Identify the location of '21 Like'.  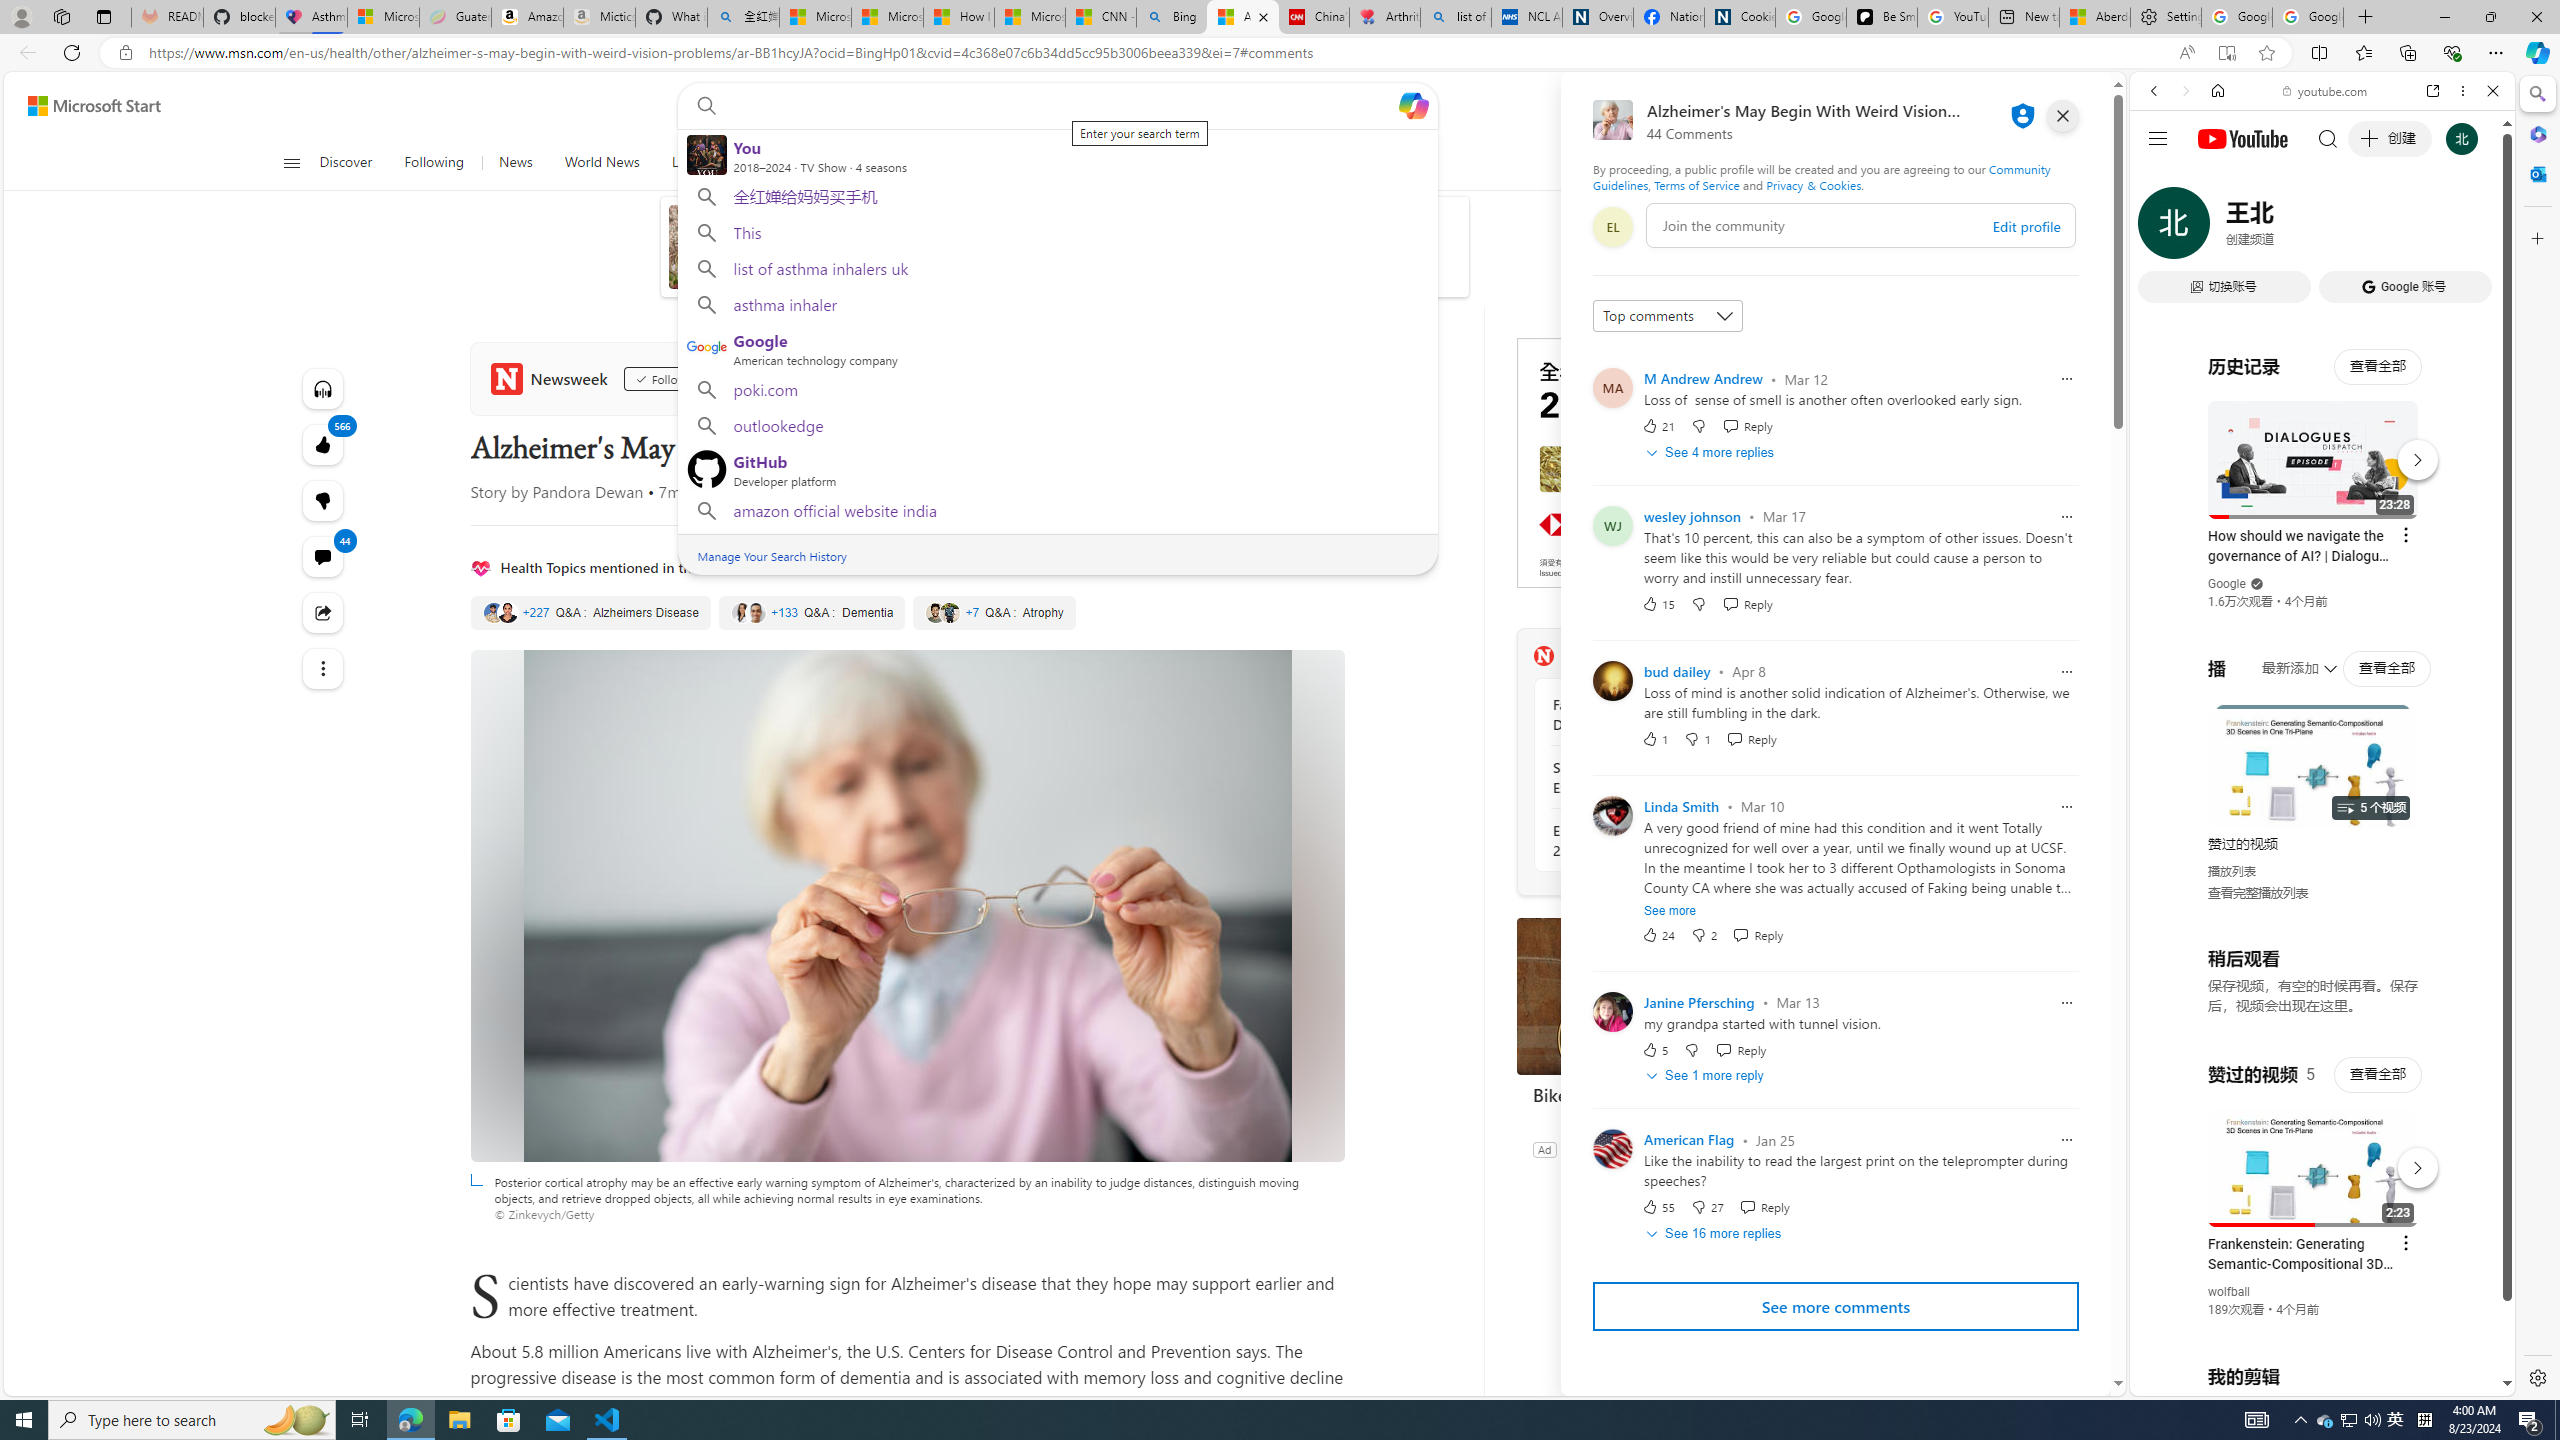
(1656, 425).